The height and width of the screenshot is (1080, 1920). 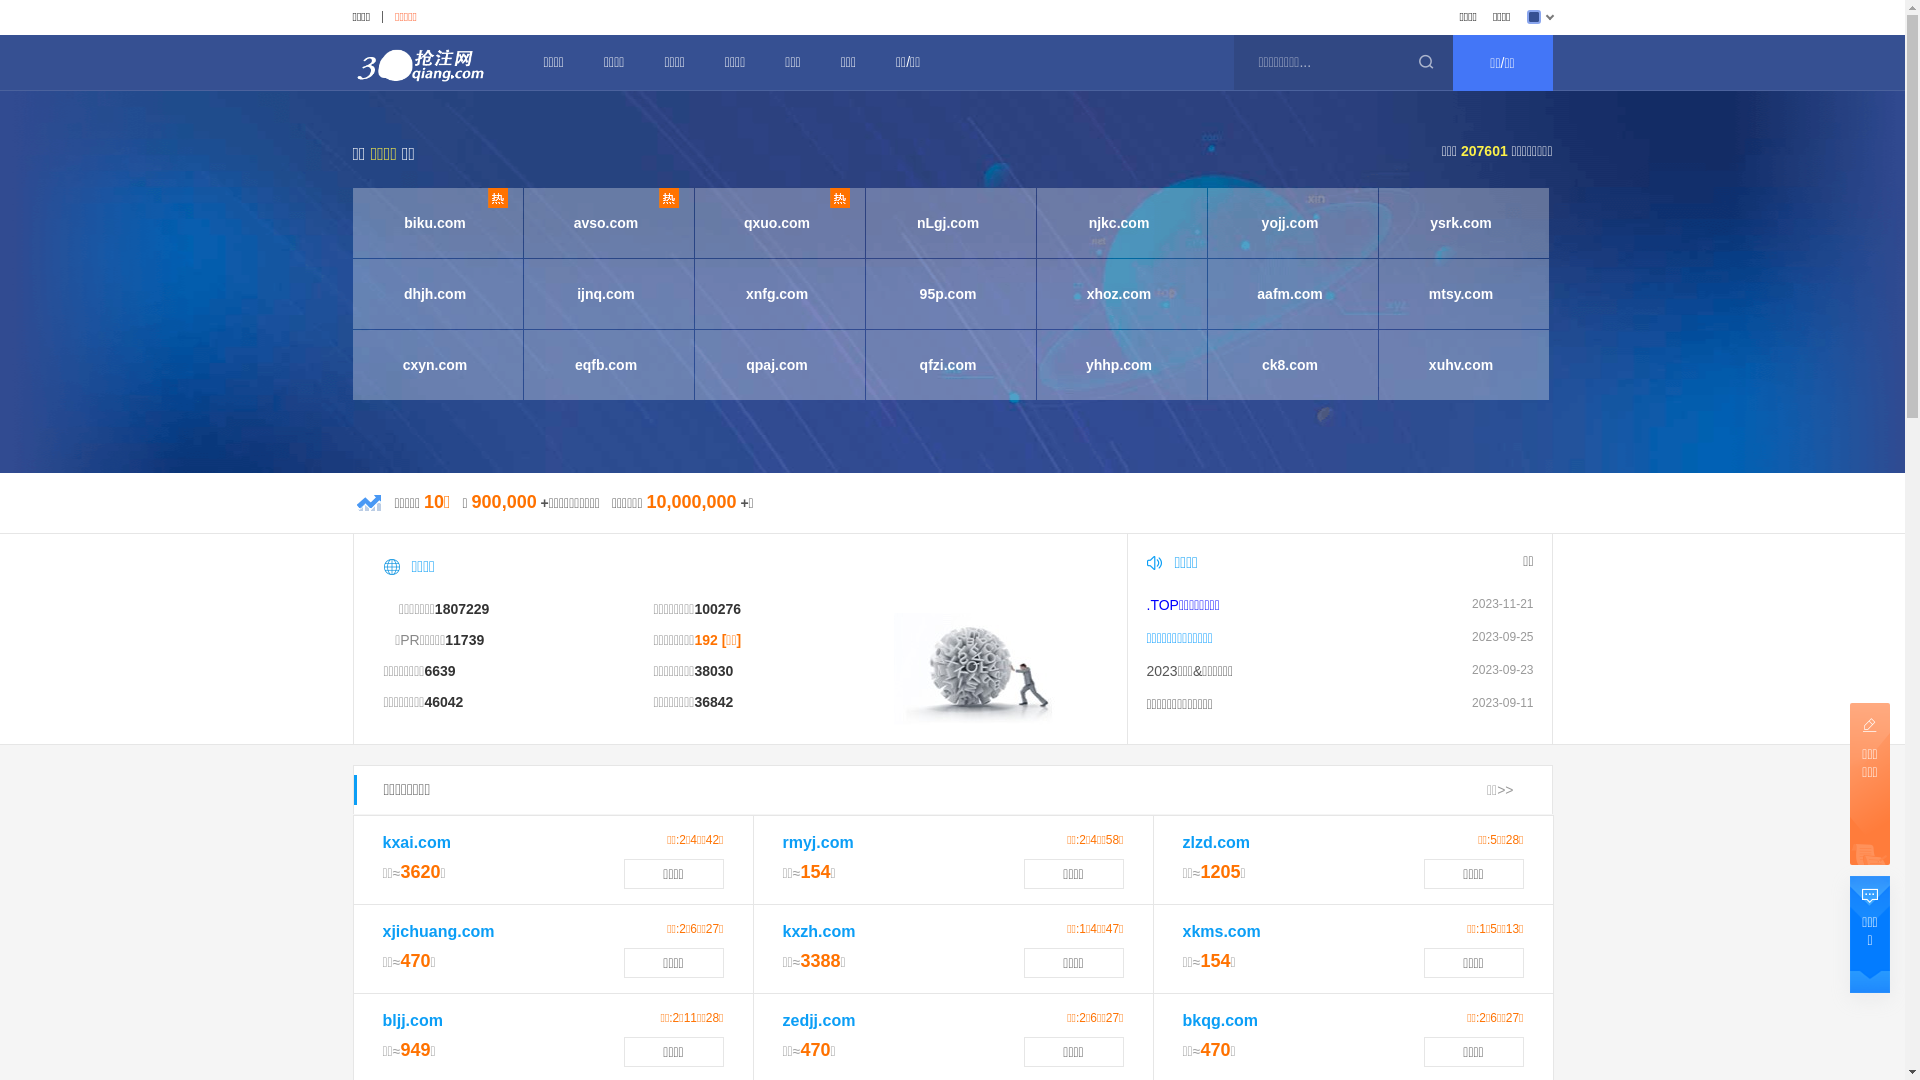 I want to click on 'xuhv.com', so click(x=1386, y=365).